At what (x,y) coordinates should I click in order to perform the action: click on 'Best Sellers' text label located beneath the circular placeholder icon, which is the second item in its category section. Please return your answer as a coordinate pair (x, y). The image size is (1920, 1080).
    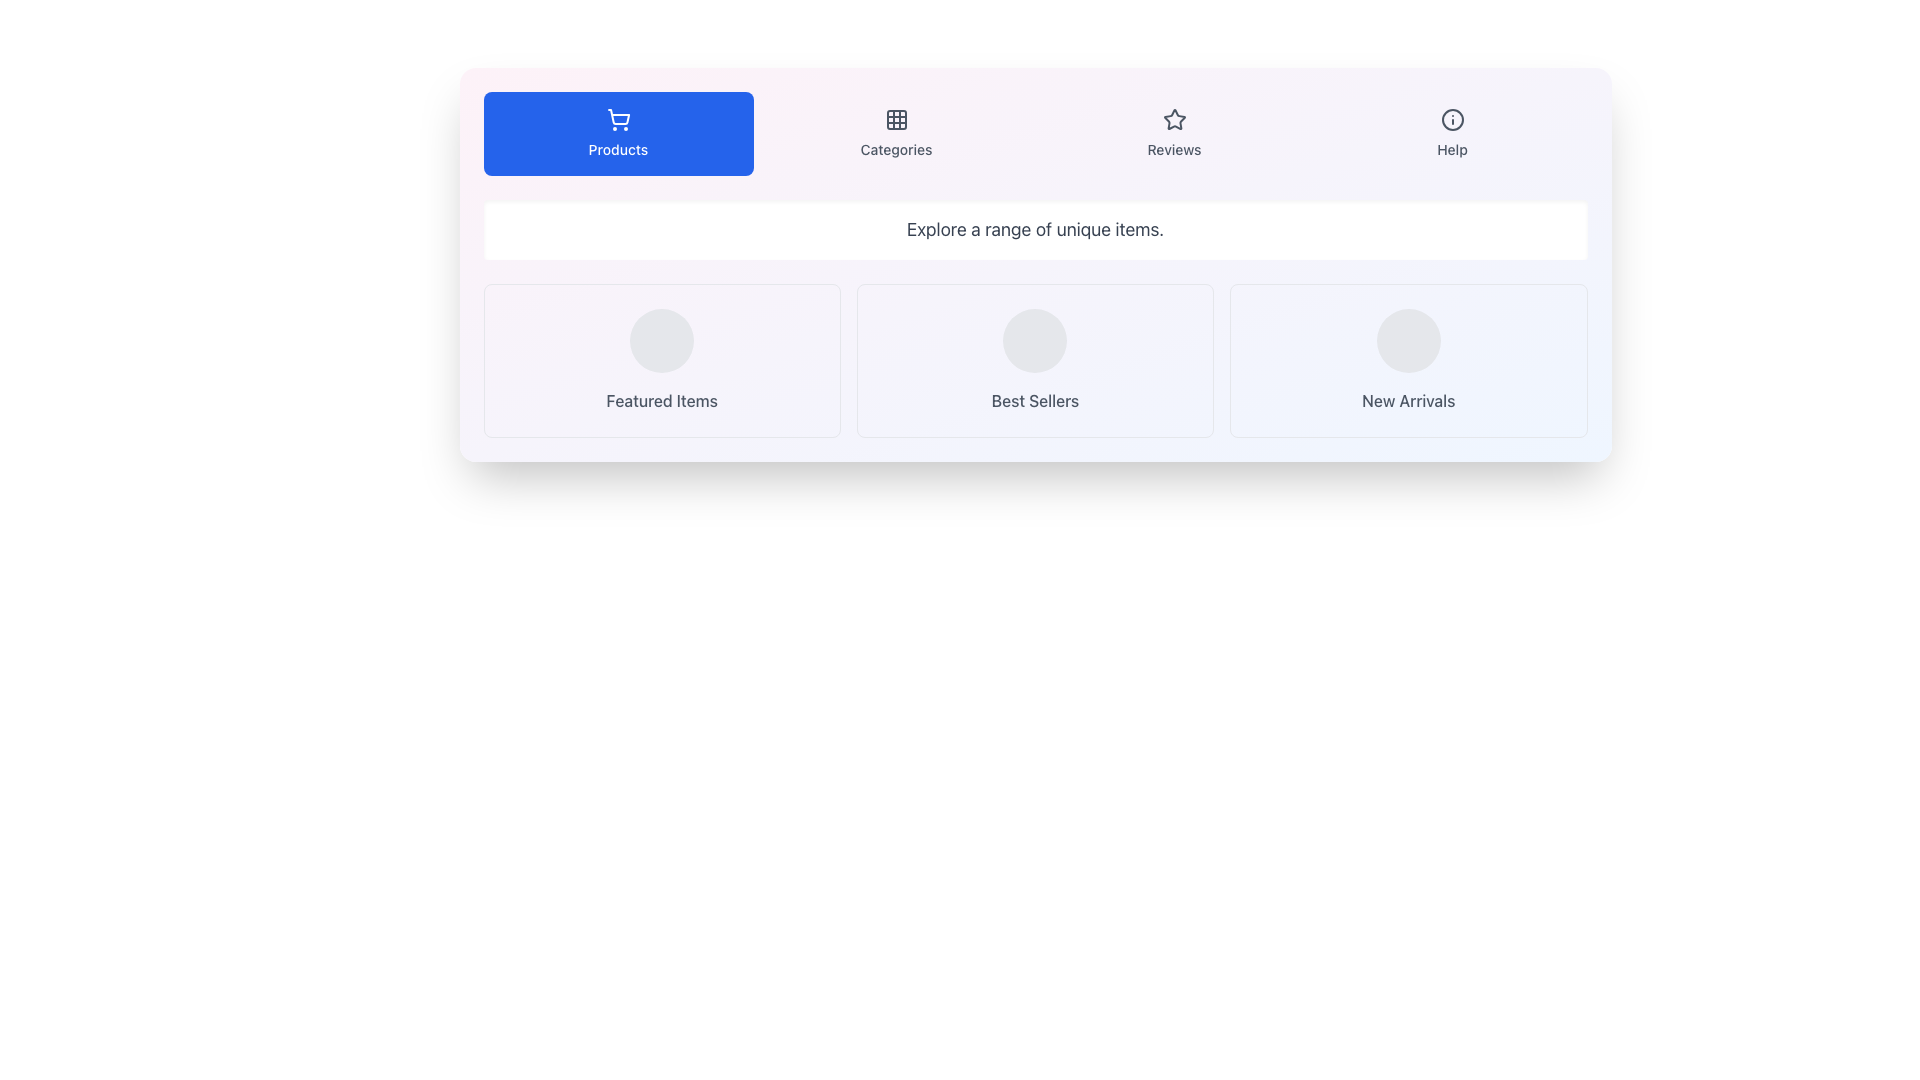
    Looking at the image, I should click on (1035, 401).